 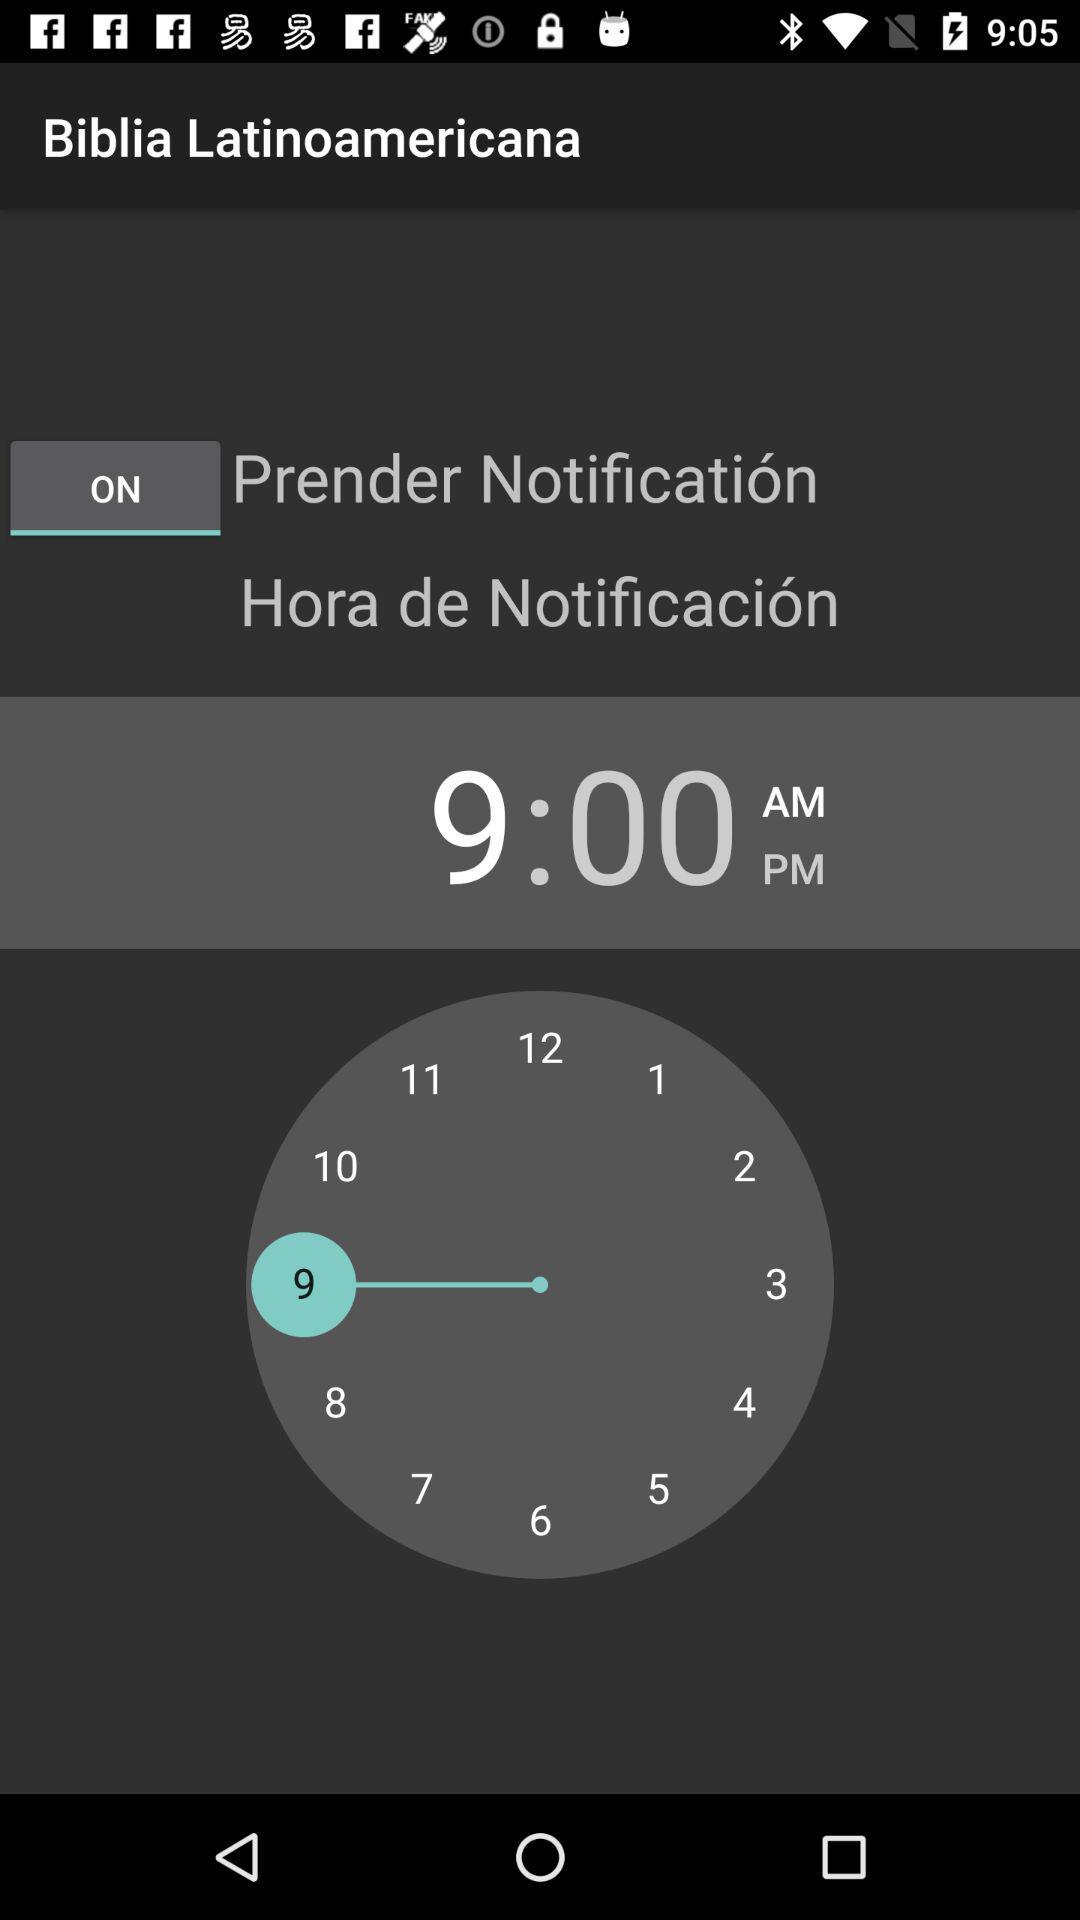 What do you see at coordinates (792, 862) in the screenshot?
I see `item next to the 00 item` at bounding box center [792, 862].